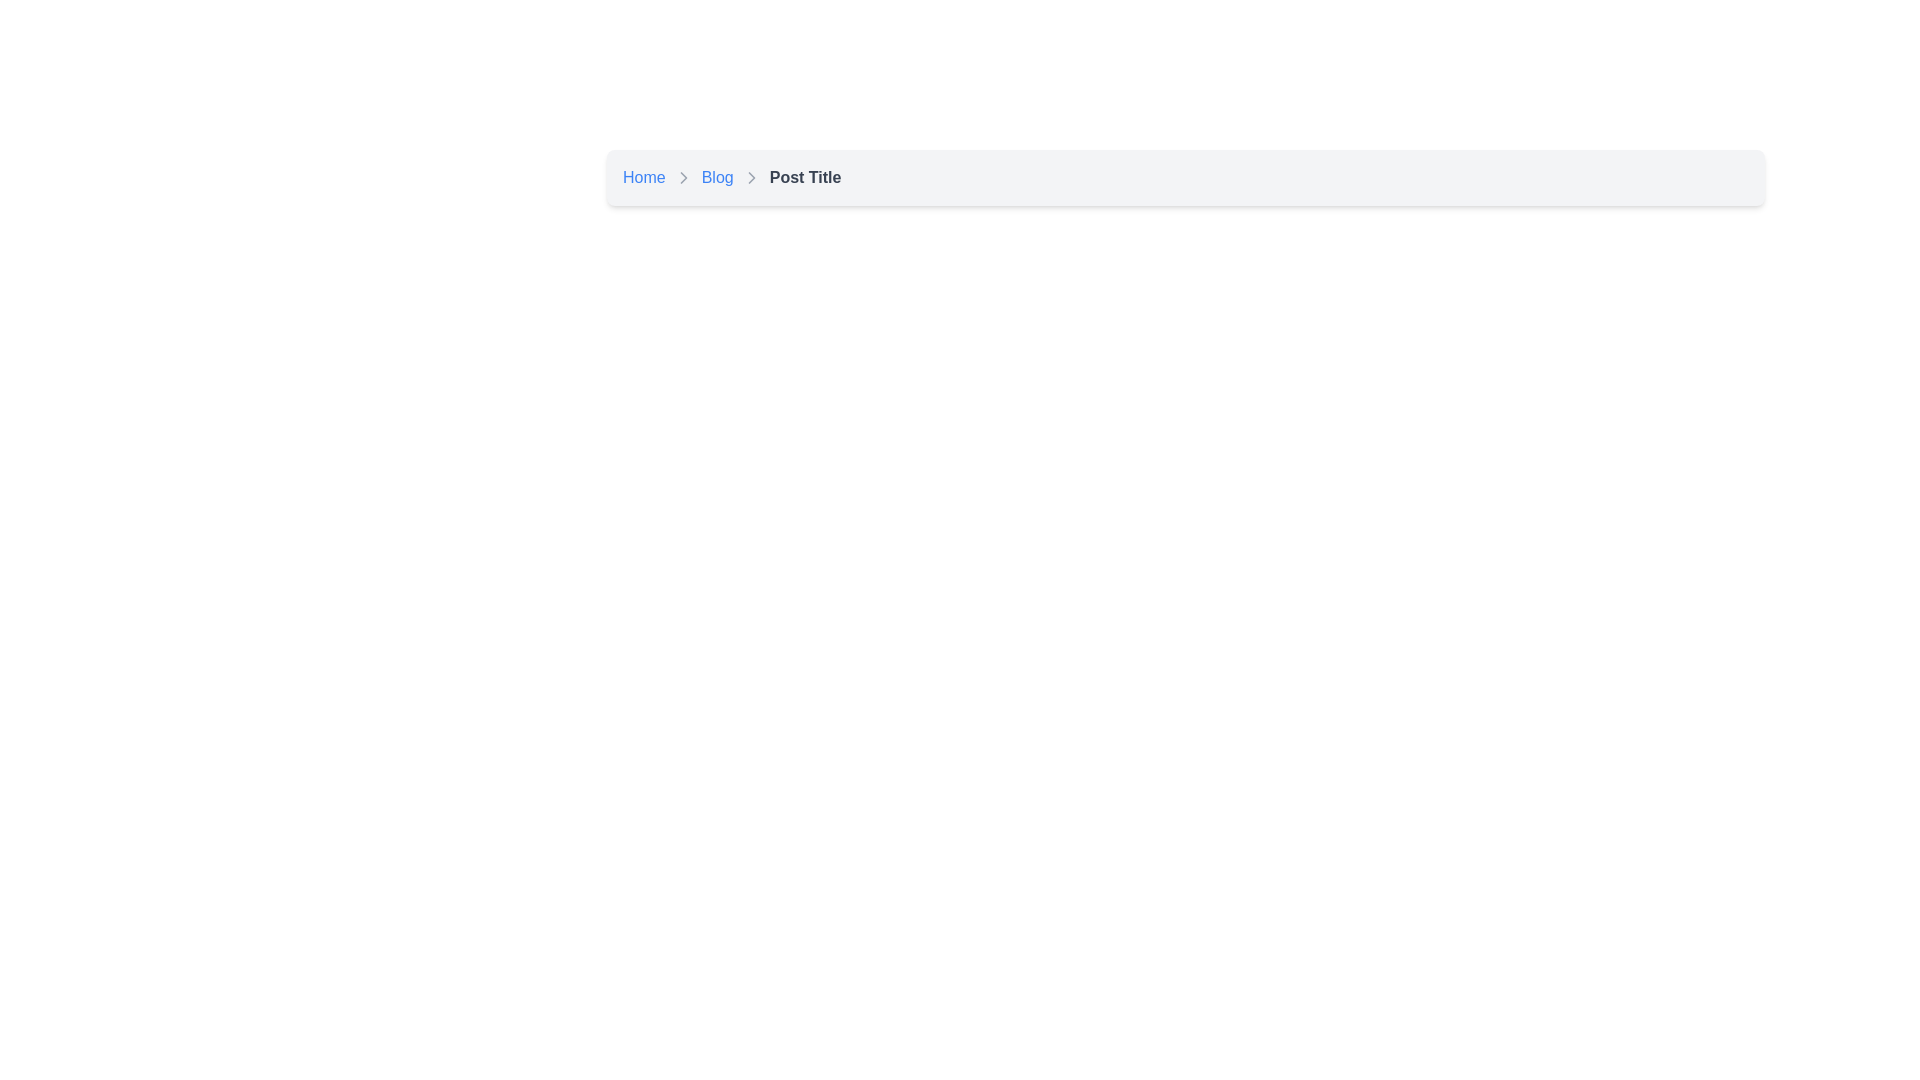  I want to click on the 'Blog' hyperlink in the breadcrumb navigation, so click(717, 176).